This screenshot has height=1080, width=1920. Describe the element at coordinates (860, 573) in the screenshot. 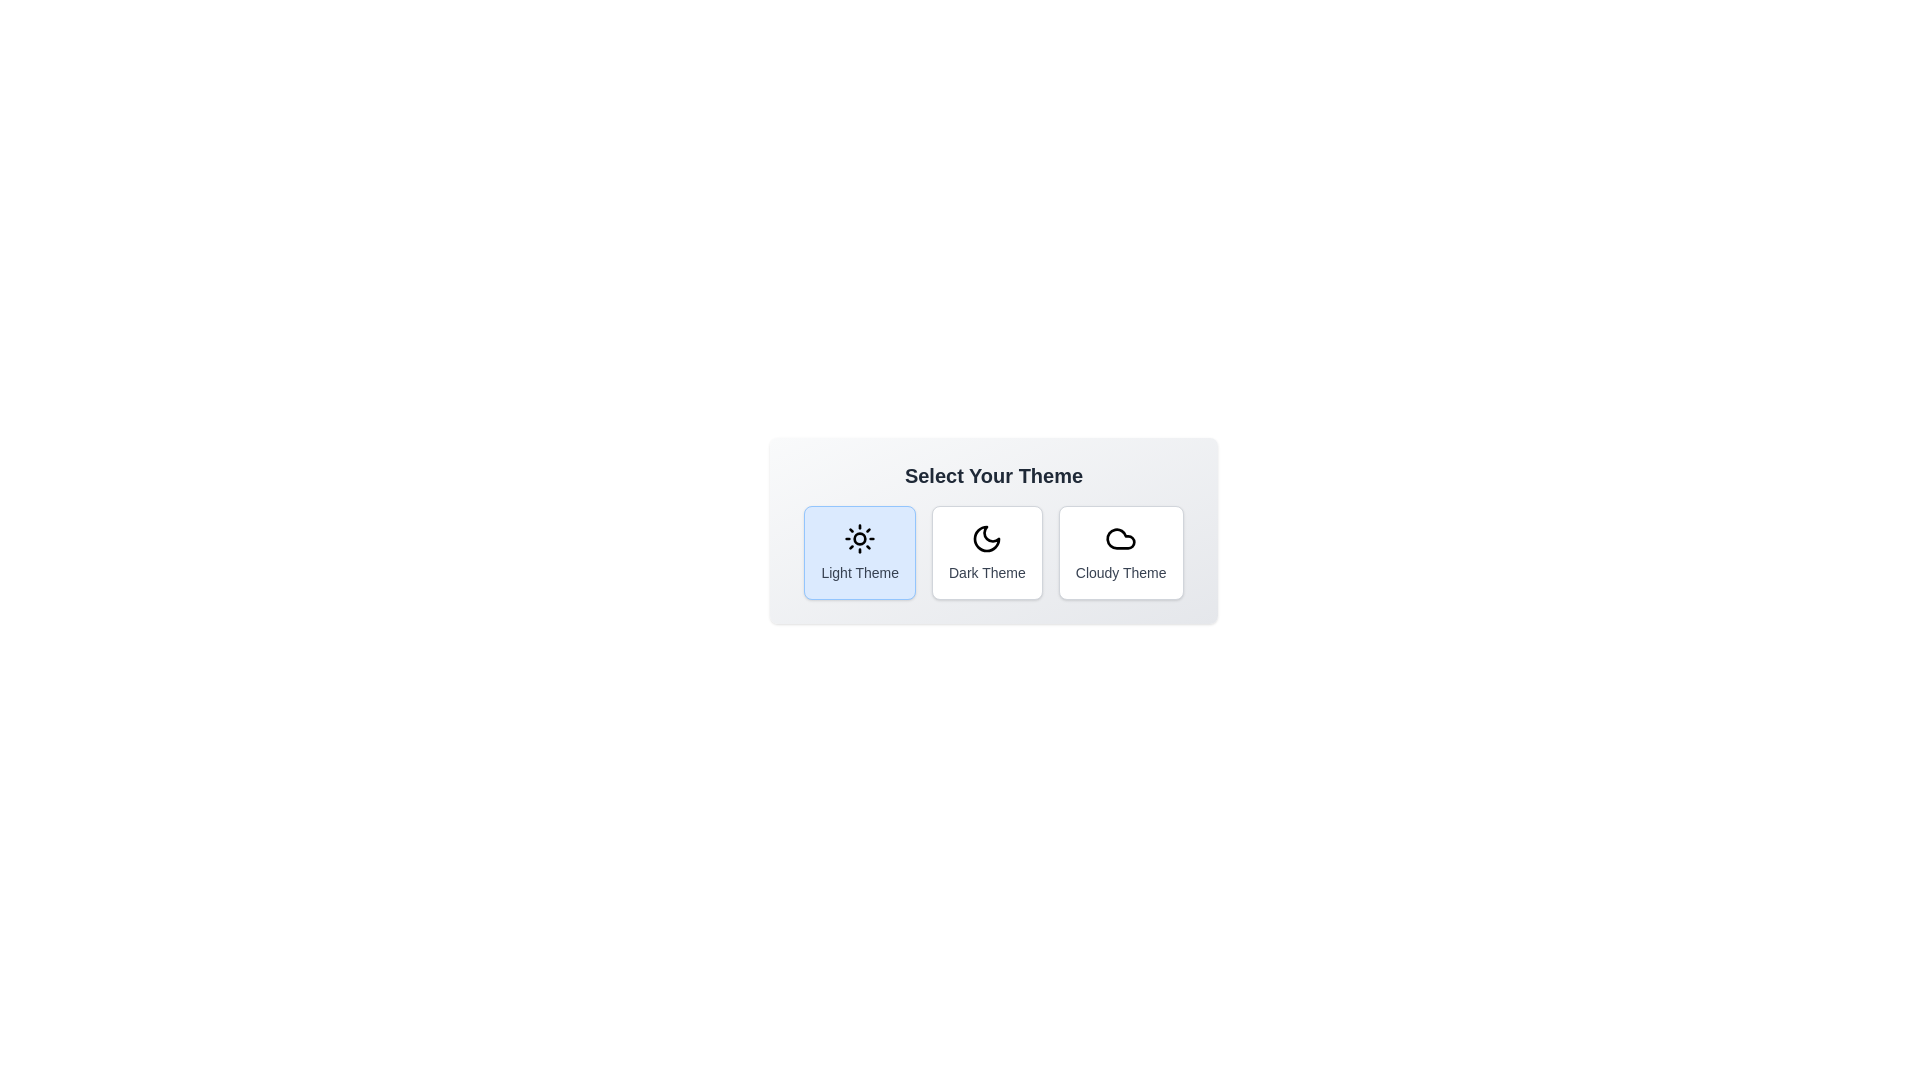

I see `the 'Light Theme' text label, which provides clarification for the selected theme option` at that location.